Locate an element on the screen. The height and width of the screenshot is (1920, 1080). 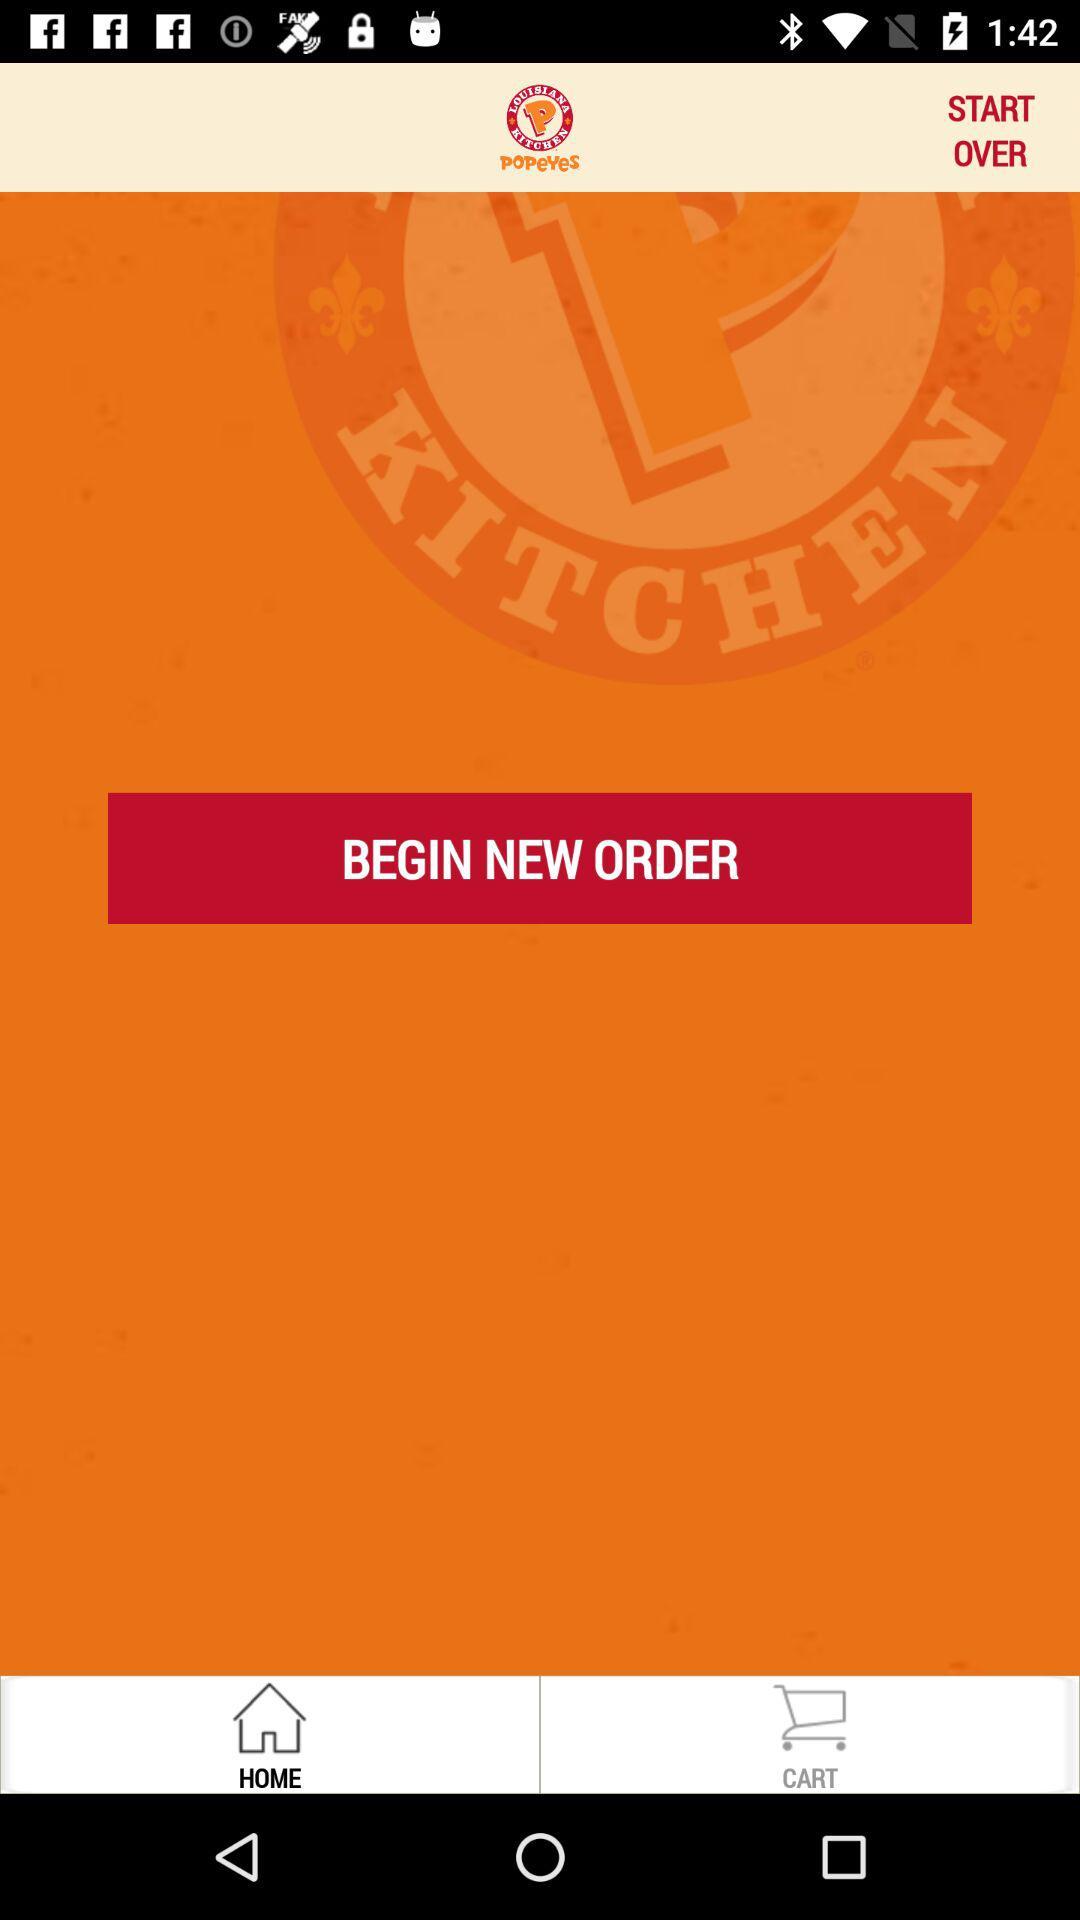
the item below begin new order is located at coordinates (540, 949).